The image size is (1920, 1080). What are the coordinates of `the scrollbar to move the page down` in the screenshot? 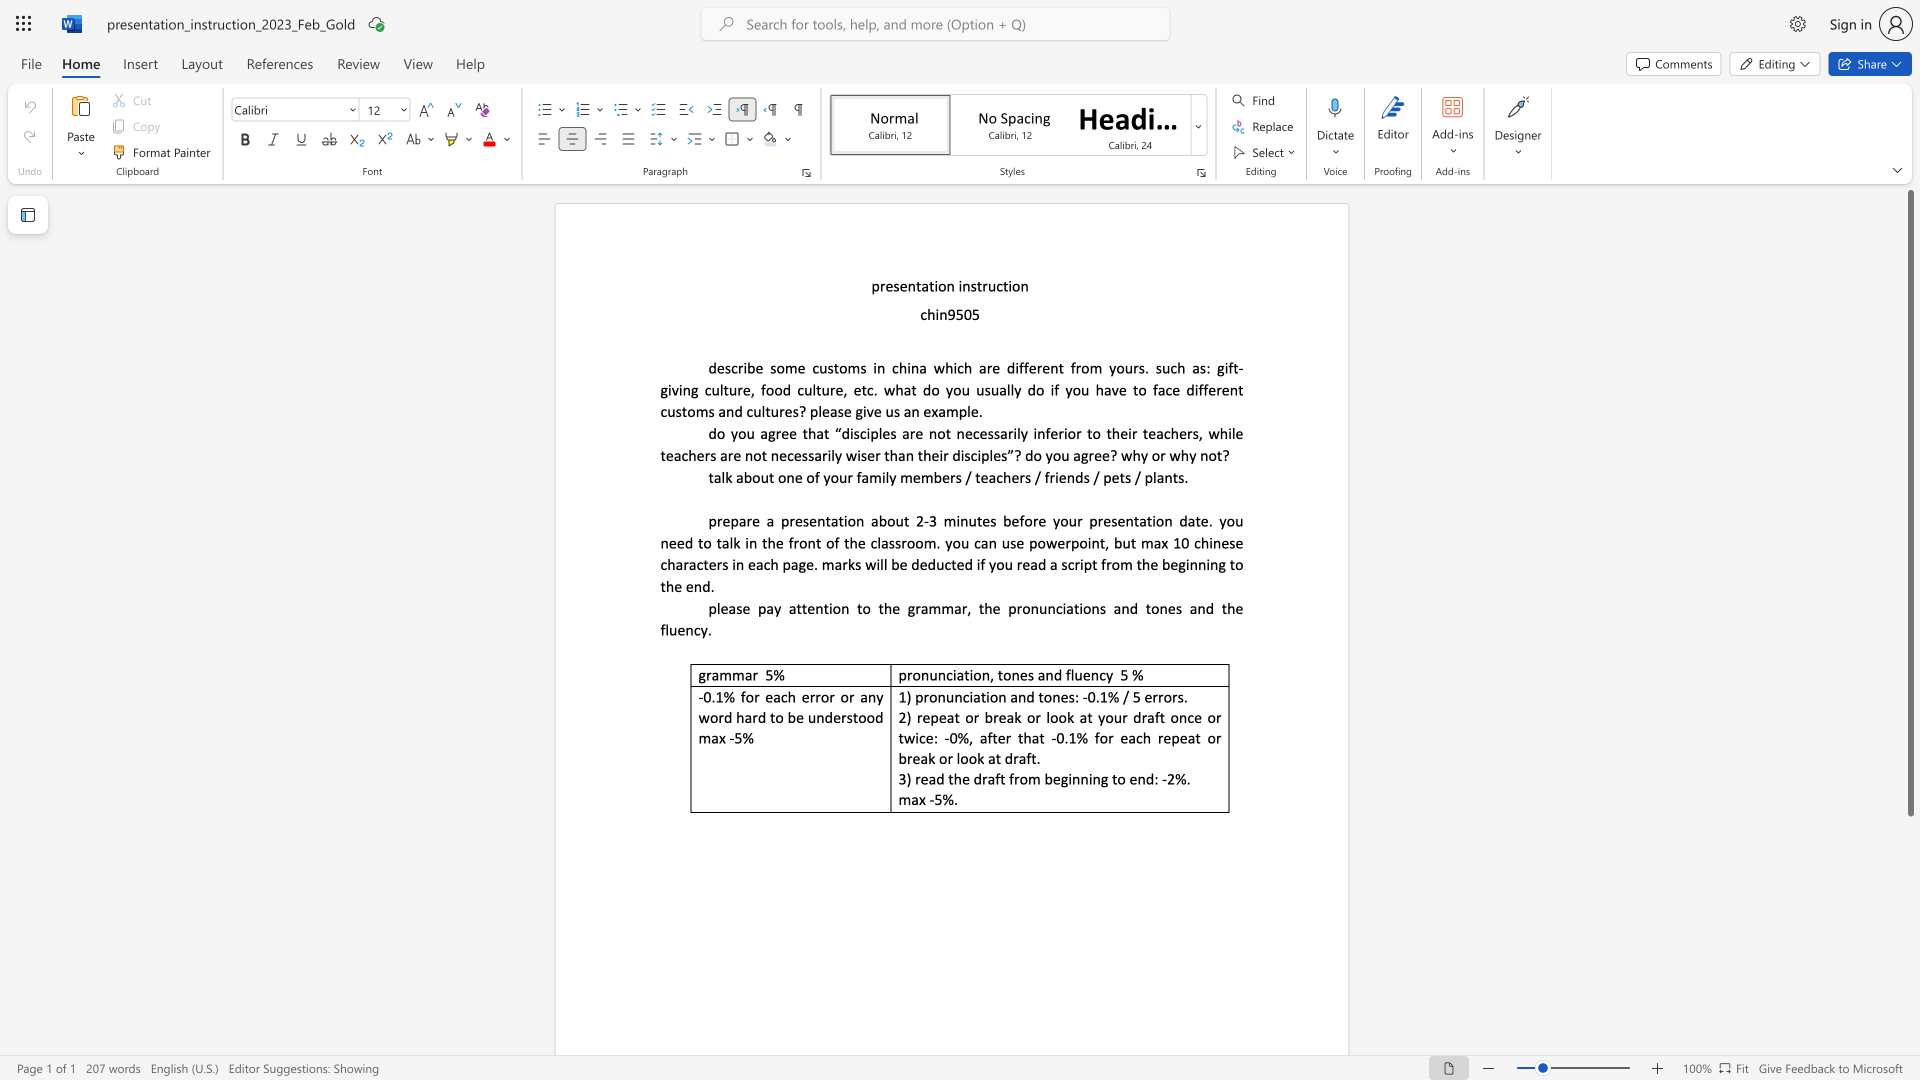 It's located at (1909, 940).